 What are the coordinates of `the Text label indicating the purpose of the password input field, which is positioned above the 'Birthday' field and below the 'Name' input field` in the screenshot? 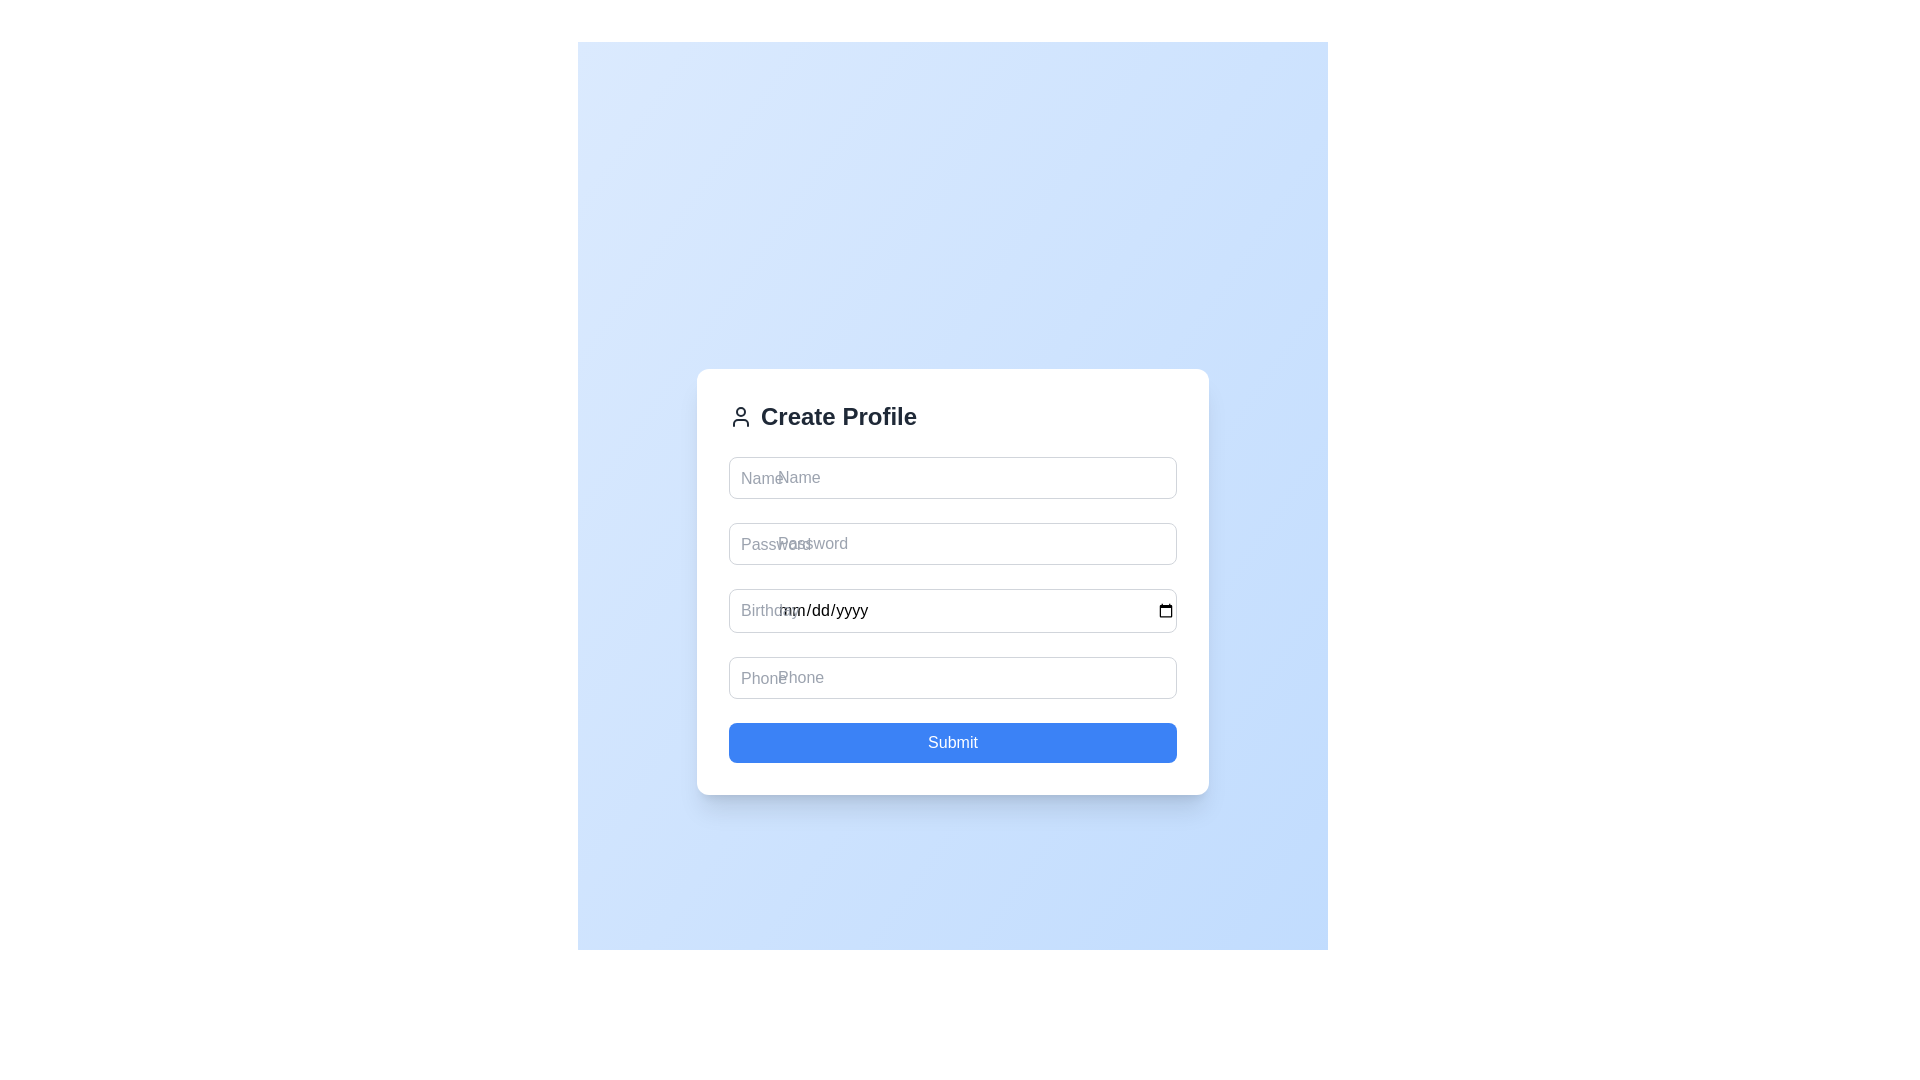 It's located at (775, 544).